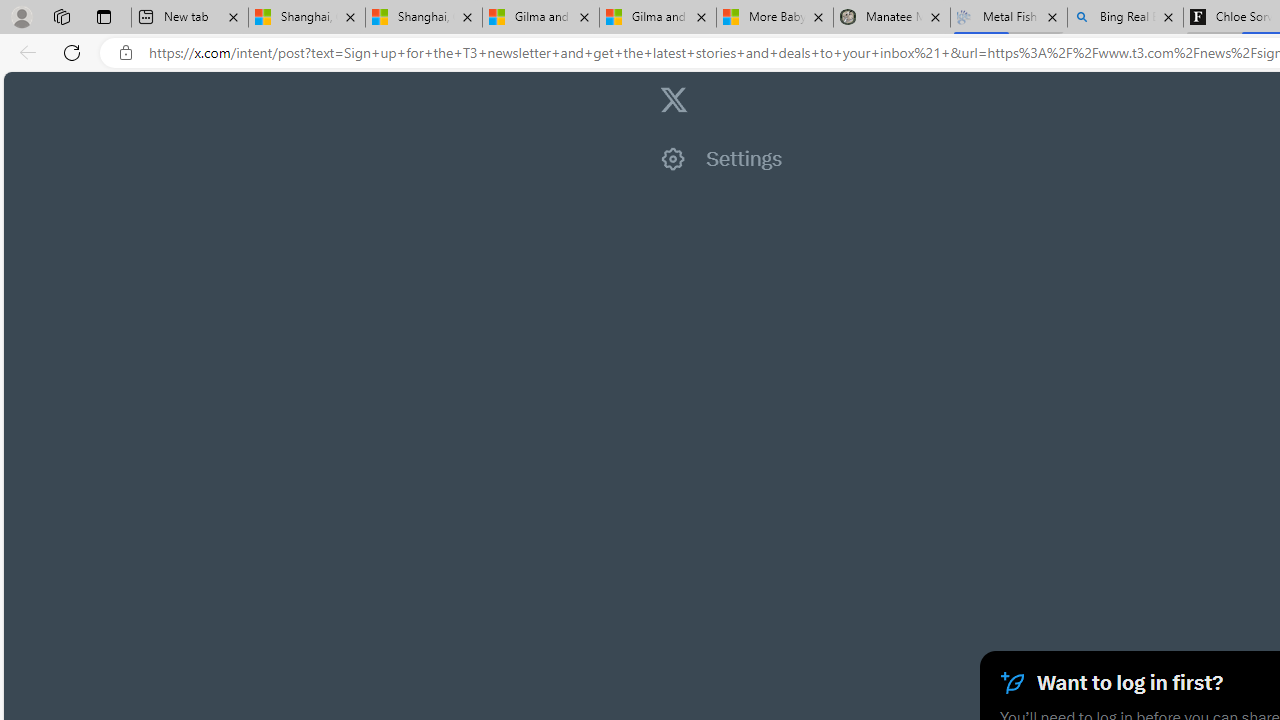 The height and width of the screenshot is (720, 1280). Describe the element at coordinates (1125, 17) in the screenshot. I see `'Bing Real Estate - Home sales and rental listings'` at that location.